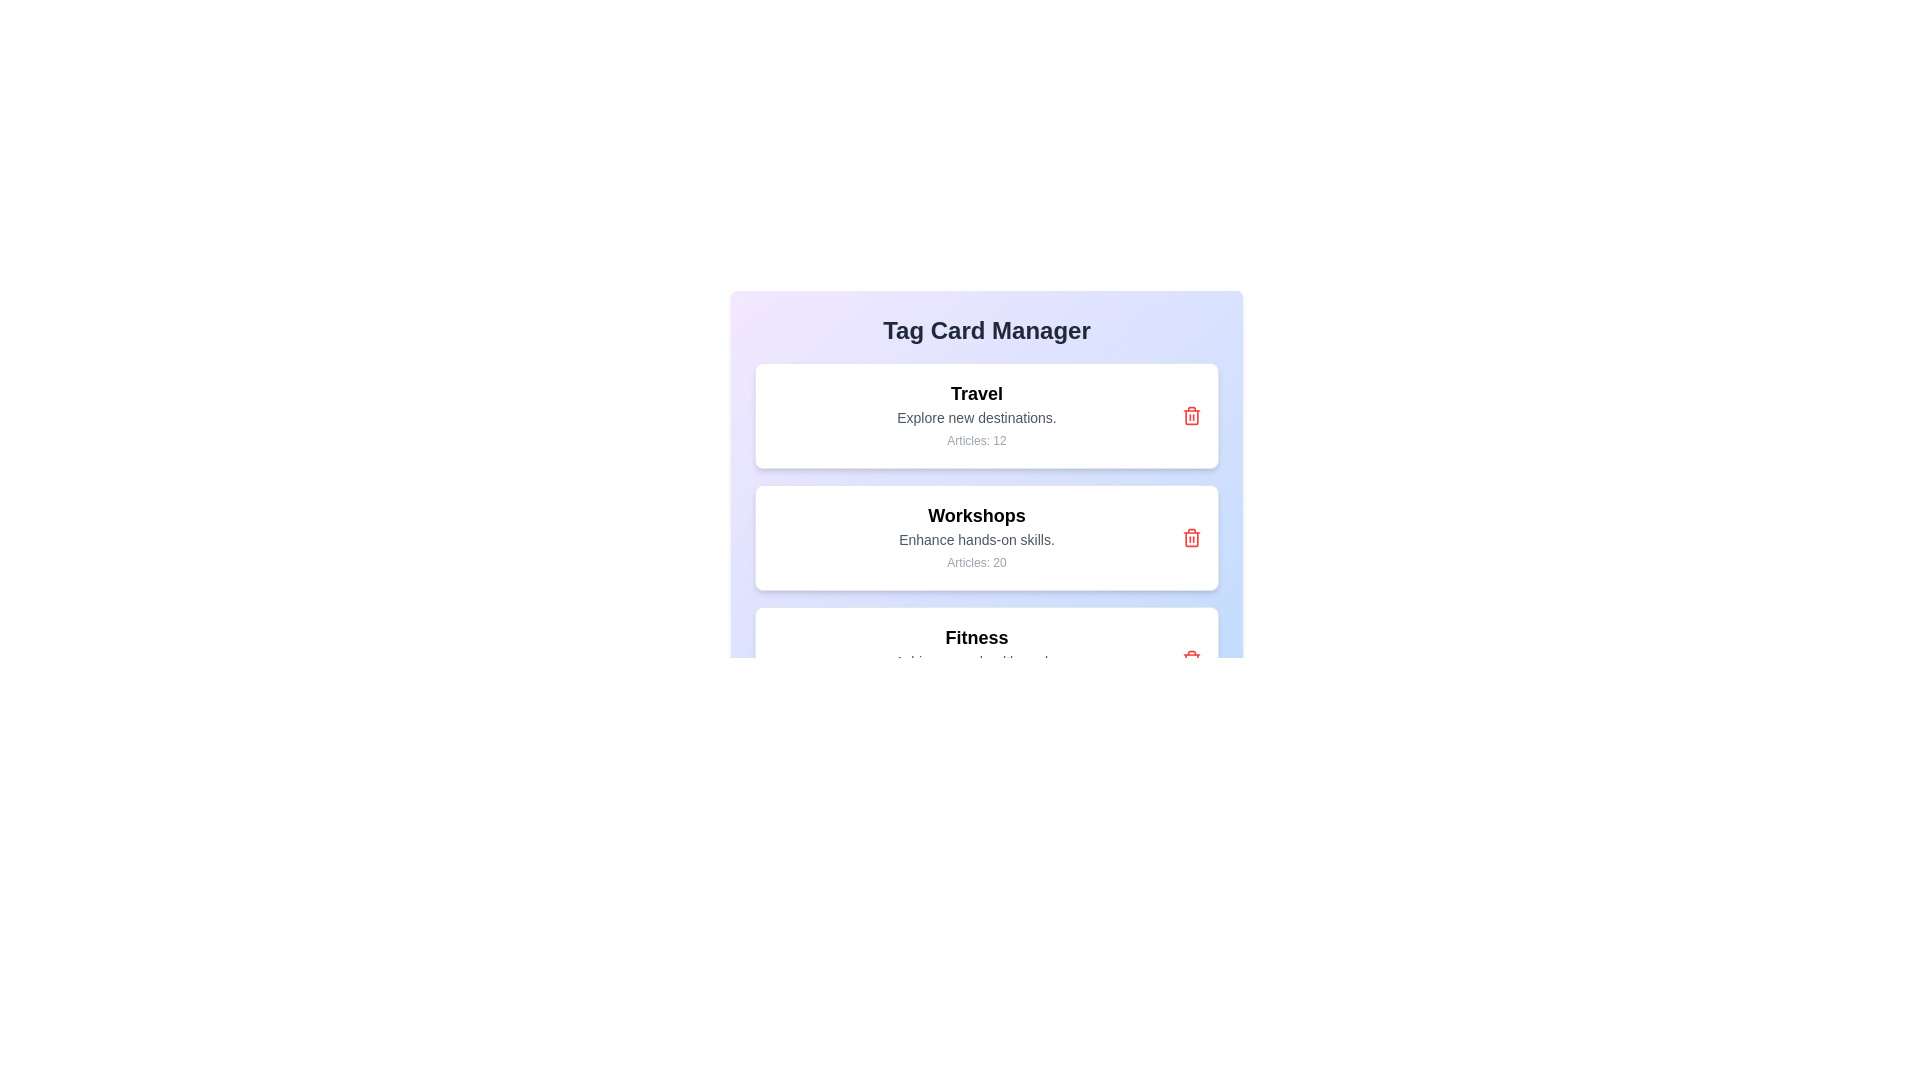 The width and height of the screenshot is (1920, 1080). What do you see at coordinates (987, 659) in the screenshot?
I see `the tag card labeled Fitness` at bounding box center [987, 659].